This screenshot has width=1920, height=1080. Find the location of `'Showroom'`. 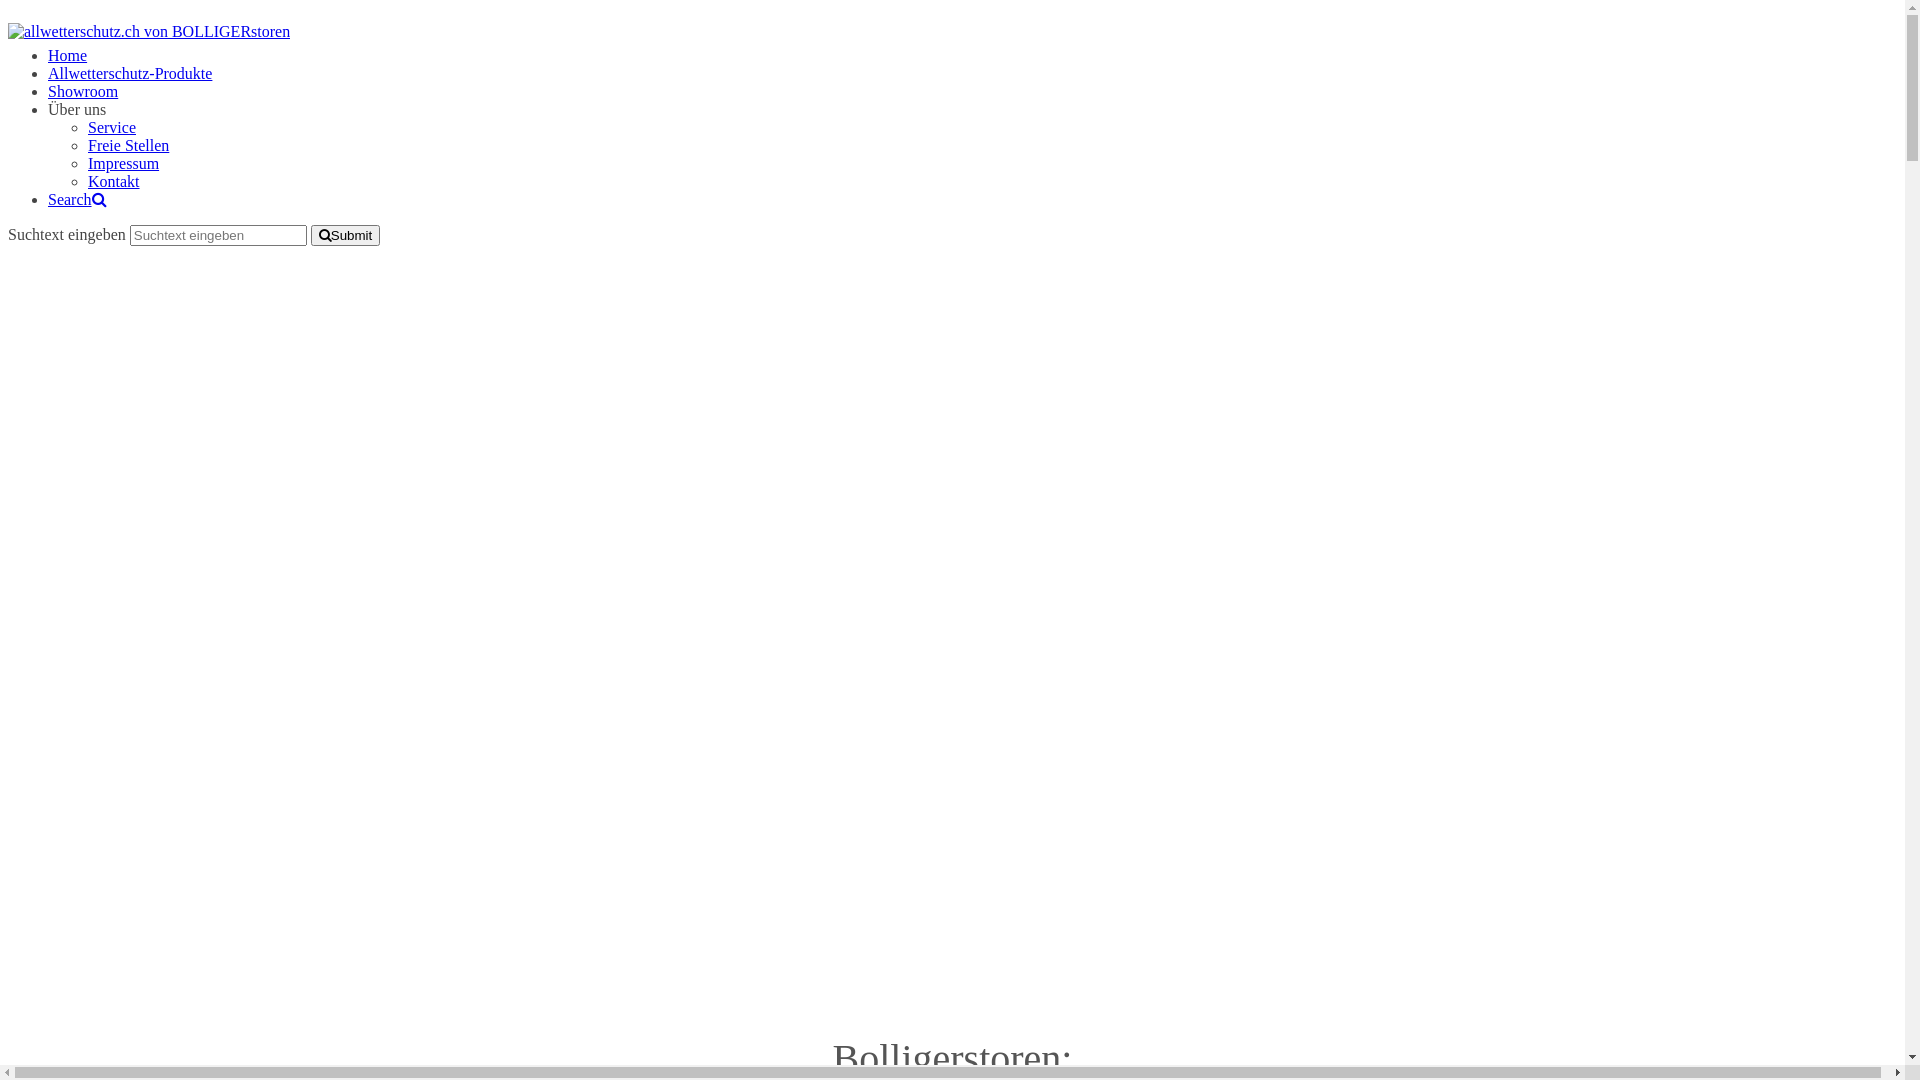

'Showroom' is located at coordinates (81, 91).